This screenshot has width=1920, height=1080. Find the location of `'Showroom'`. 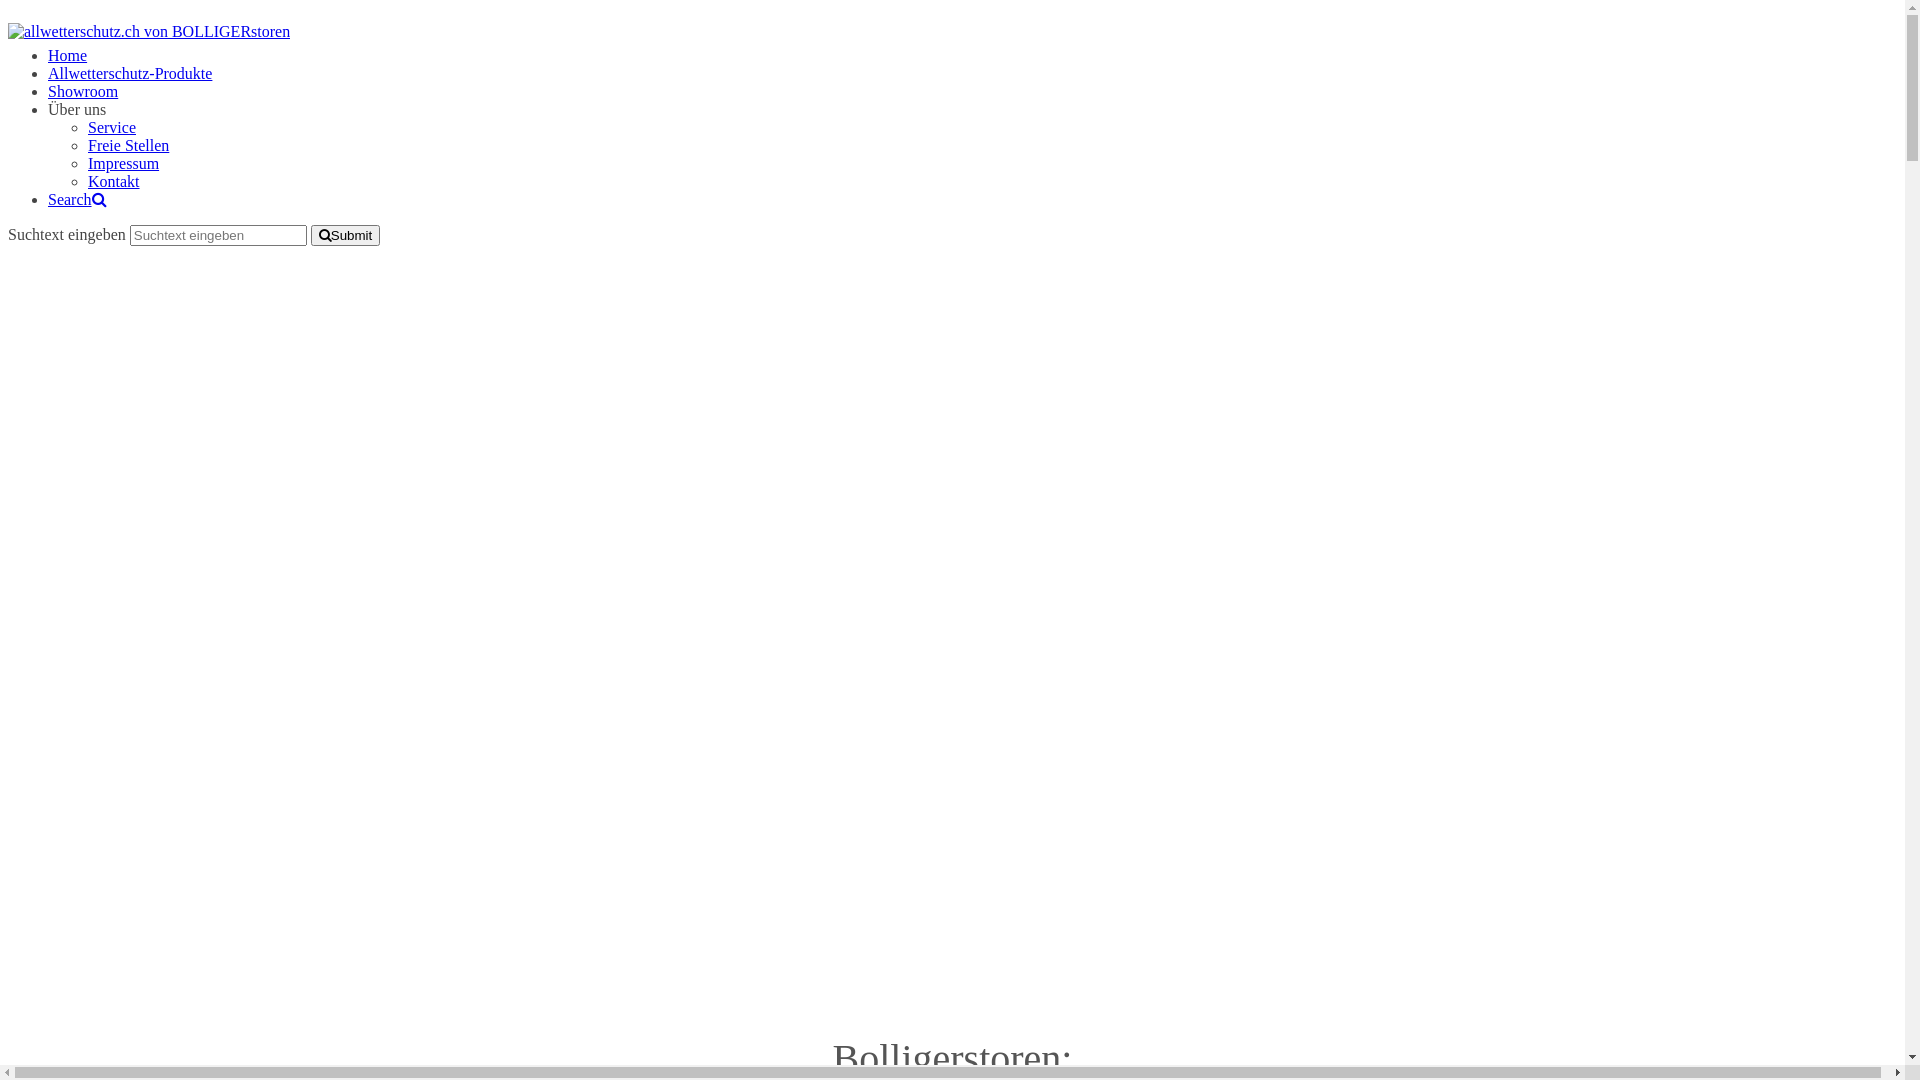

'Showroom' is located at coordinates (81, 91).